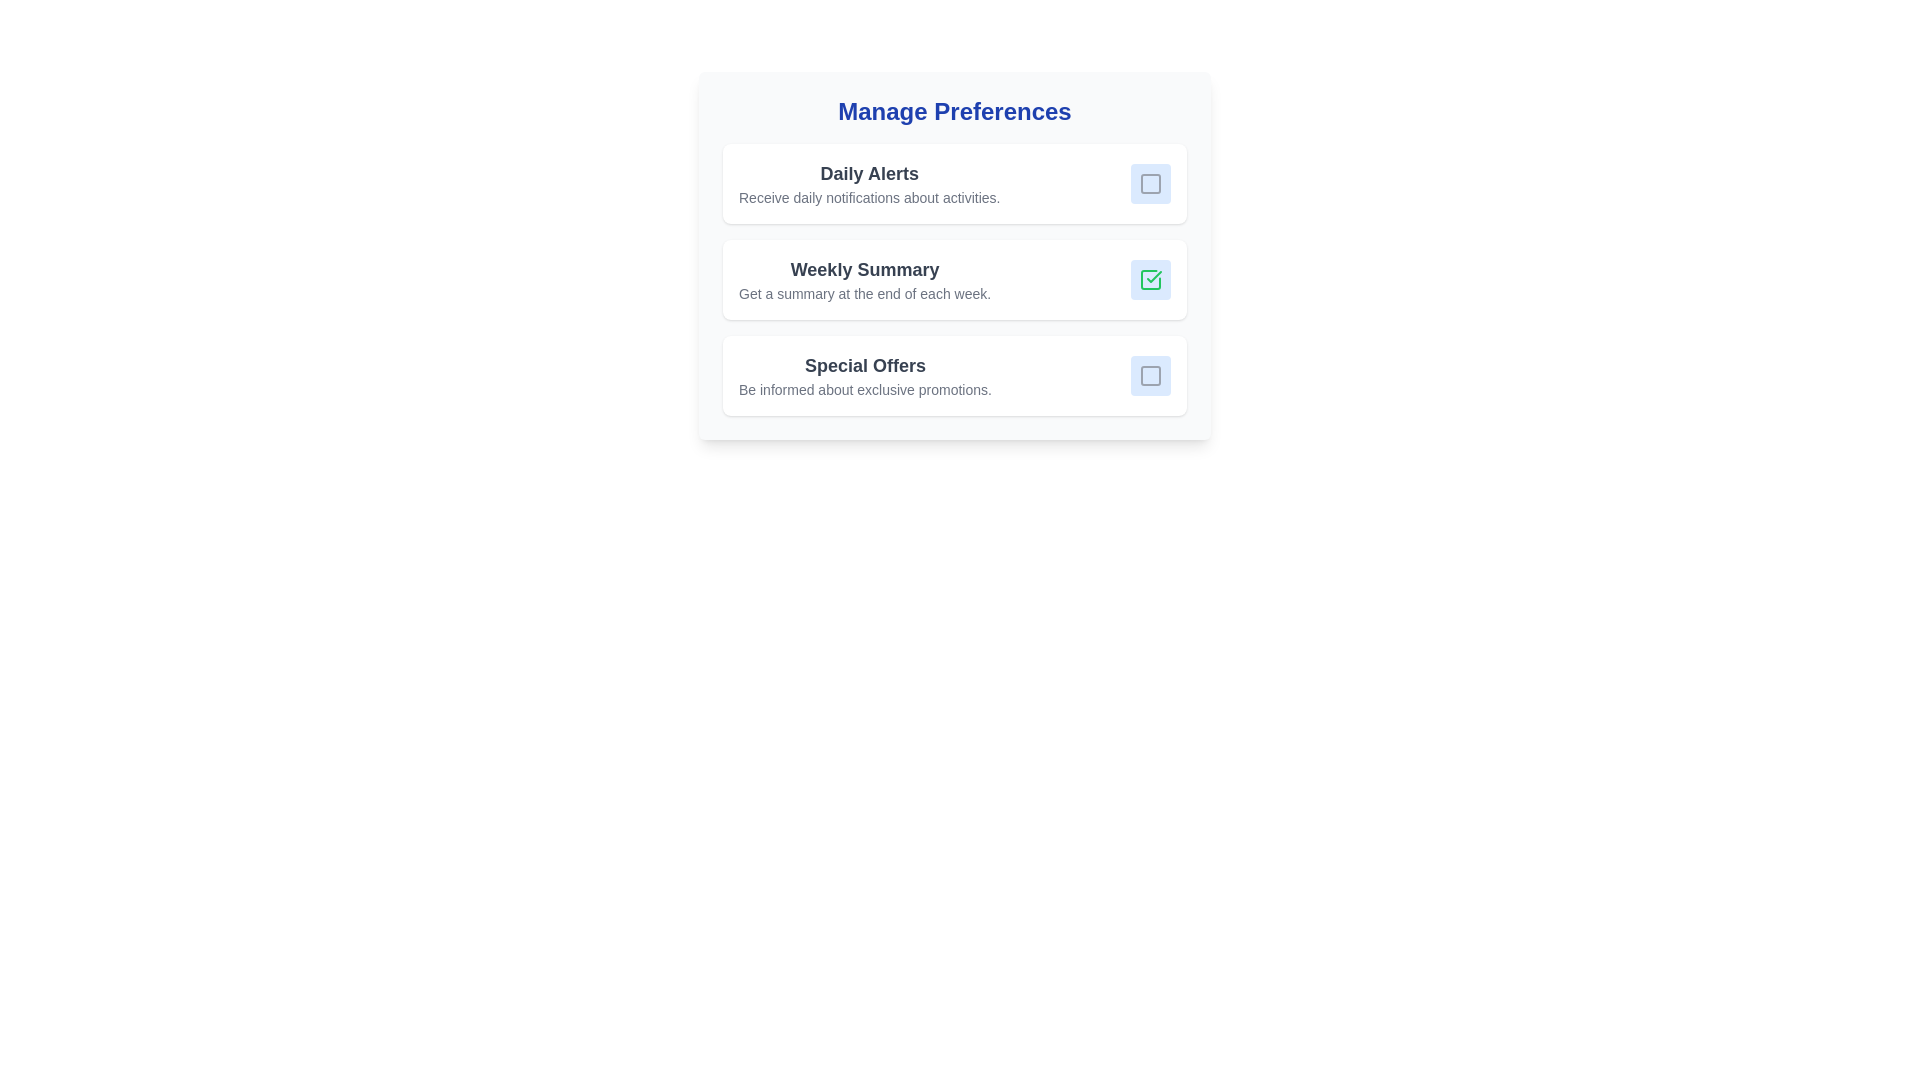 This screenshot has height=1080, width=1920. Describe the element at coordinates (869, 184) in the screenshot. I see `the 'Daily Alerts' text block which features a bold title in dark gray and a lighter gray subtitle, positioned at the top of the 'Manage Preferences' card layout` at that location.